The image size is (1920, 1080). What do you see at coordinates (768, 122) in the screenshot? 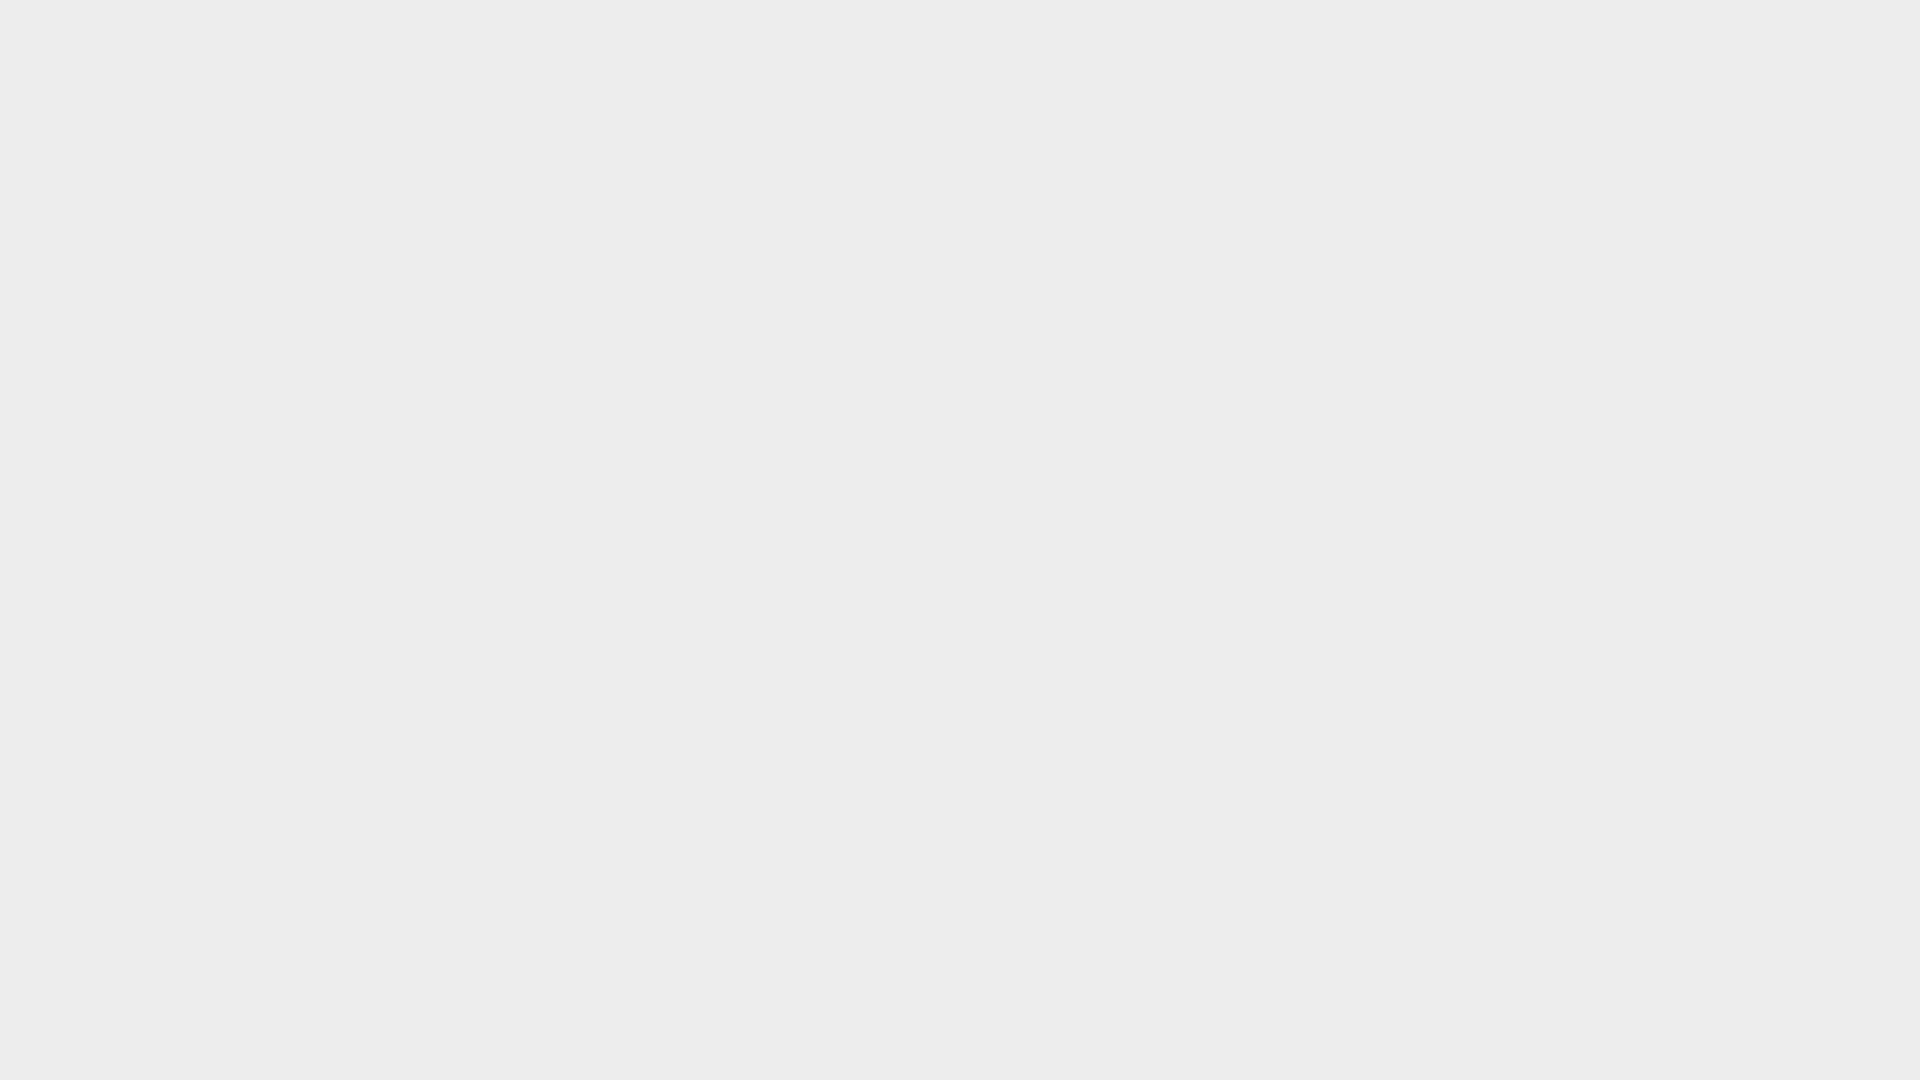
I see `'Who We Are'` at bounding box center [768, 122].